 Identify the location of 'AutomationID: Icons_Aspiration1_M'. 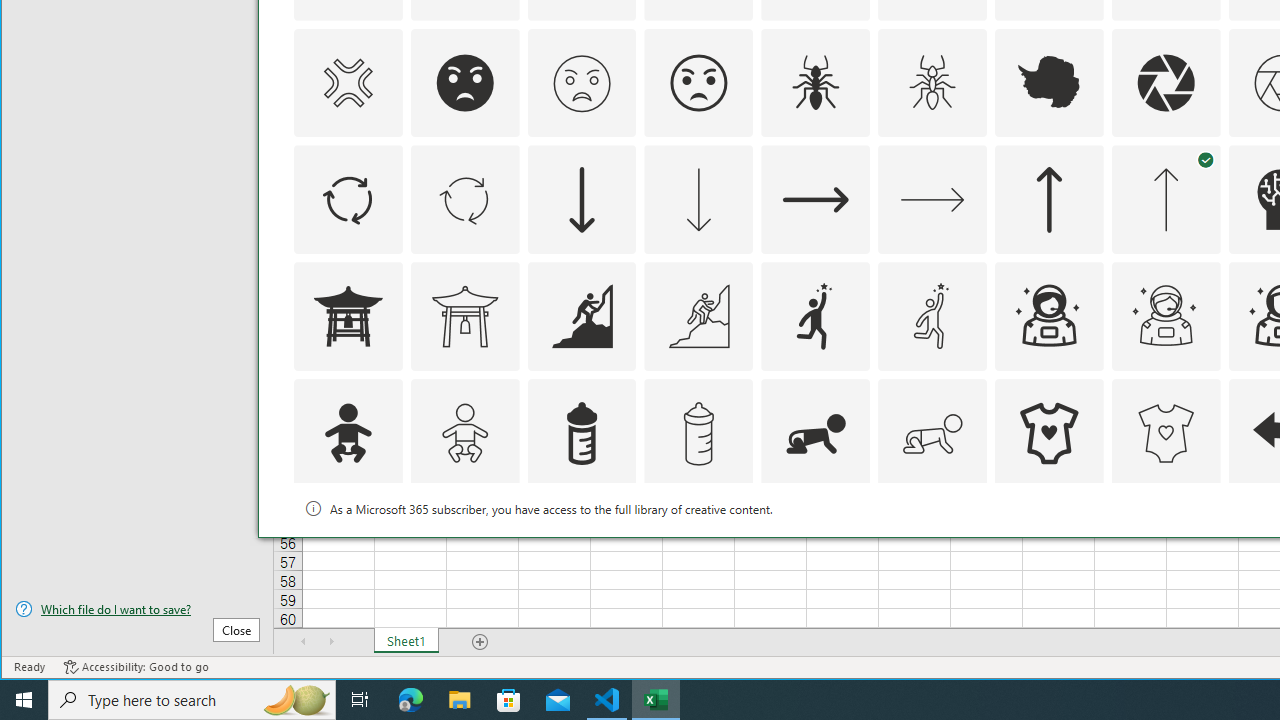
(932, 315).